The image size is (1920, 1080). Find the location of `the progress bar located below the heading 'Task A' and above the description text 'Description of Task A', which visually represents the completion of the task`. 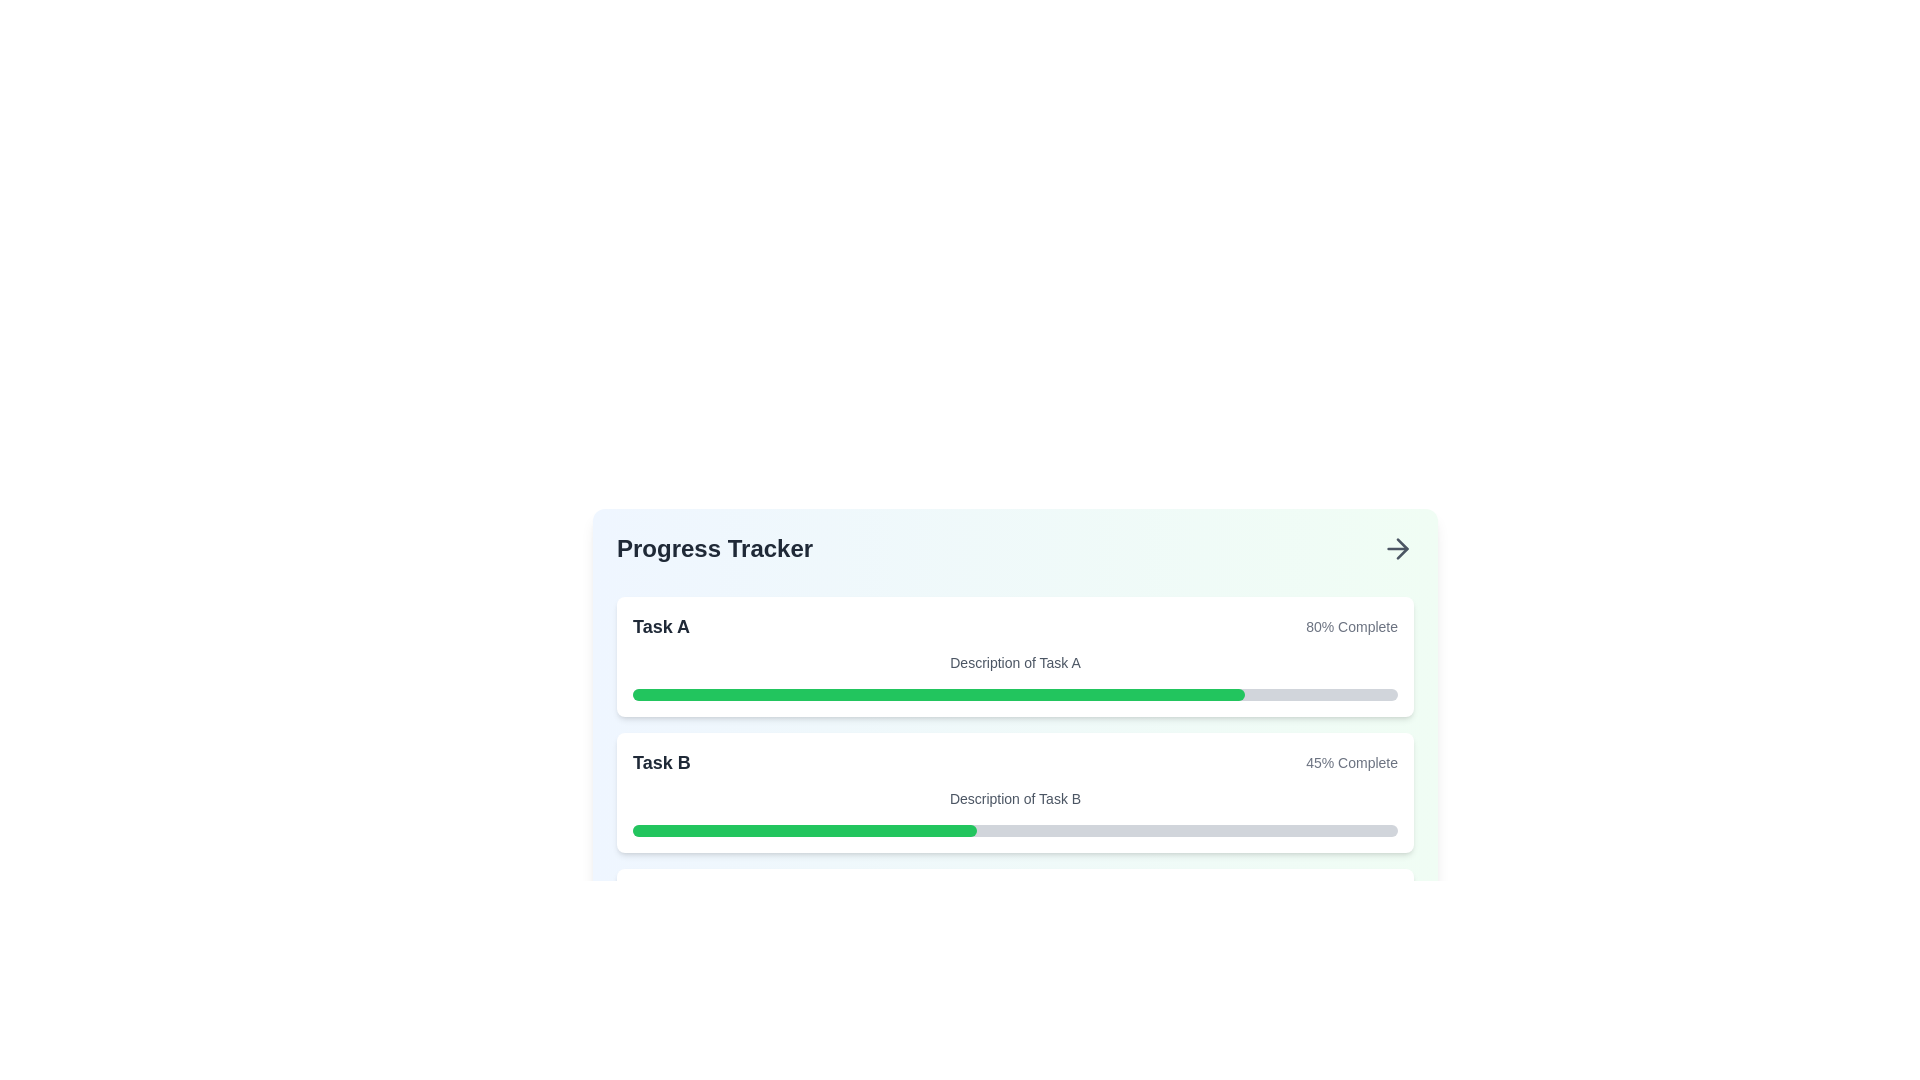

the progress bar located below the heading 'Task A' and above the description text 'Description of Task A', which visually represents the completion of the task is located at coordinates (938, 693).